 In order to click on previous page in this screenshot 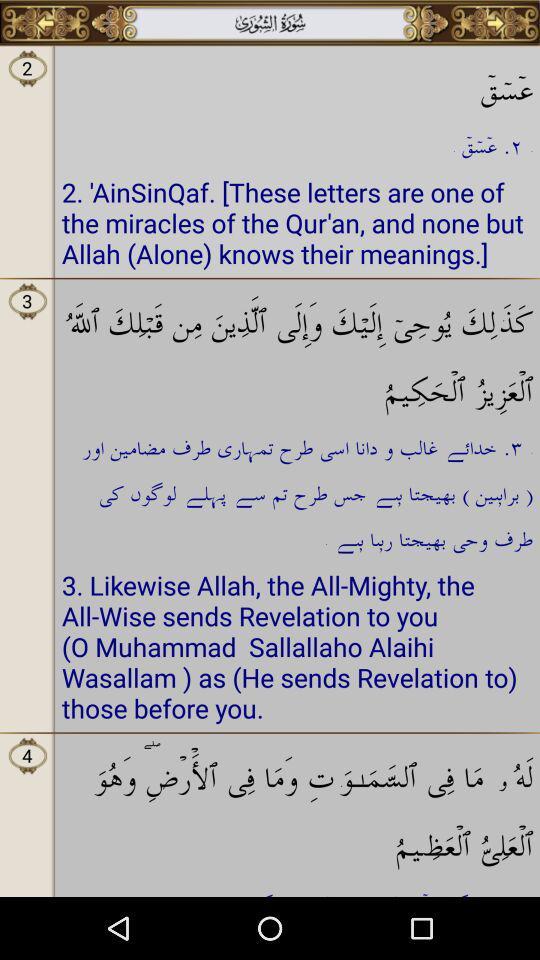, I will do `click(45, 22)`.